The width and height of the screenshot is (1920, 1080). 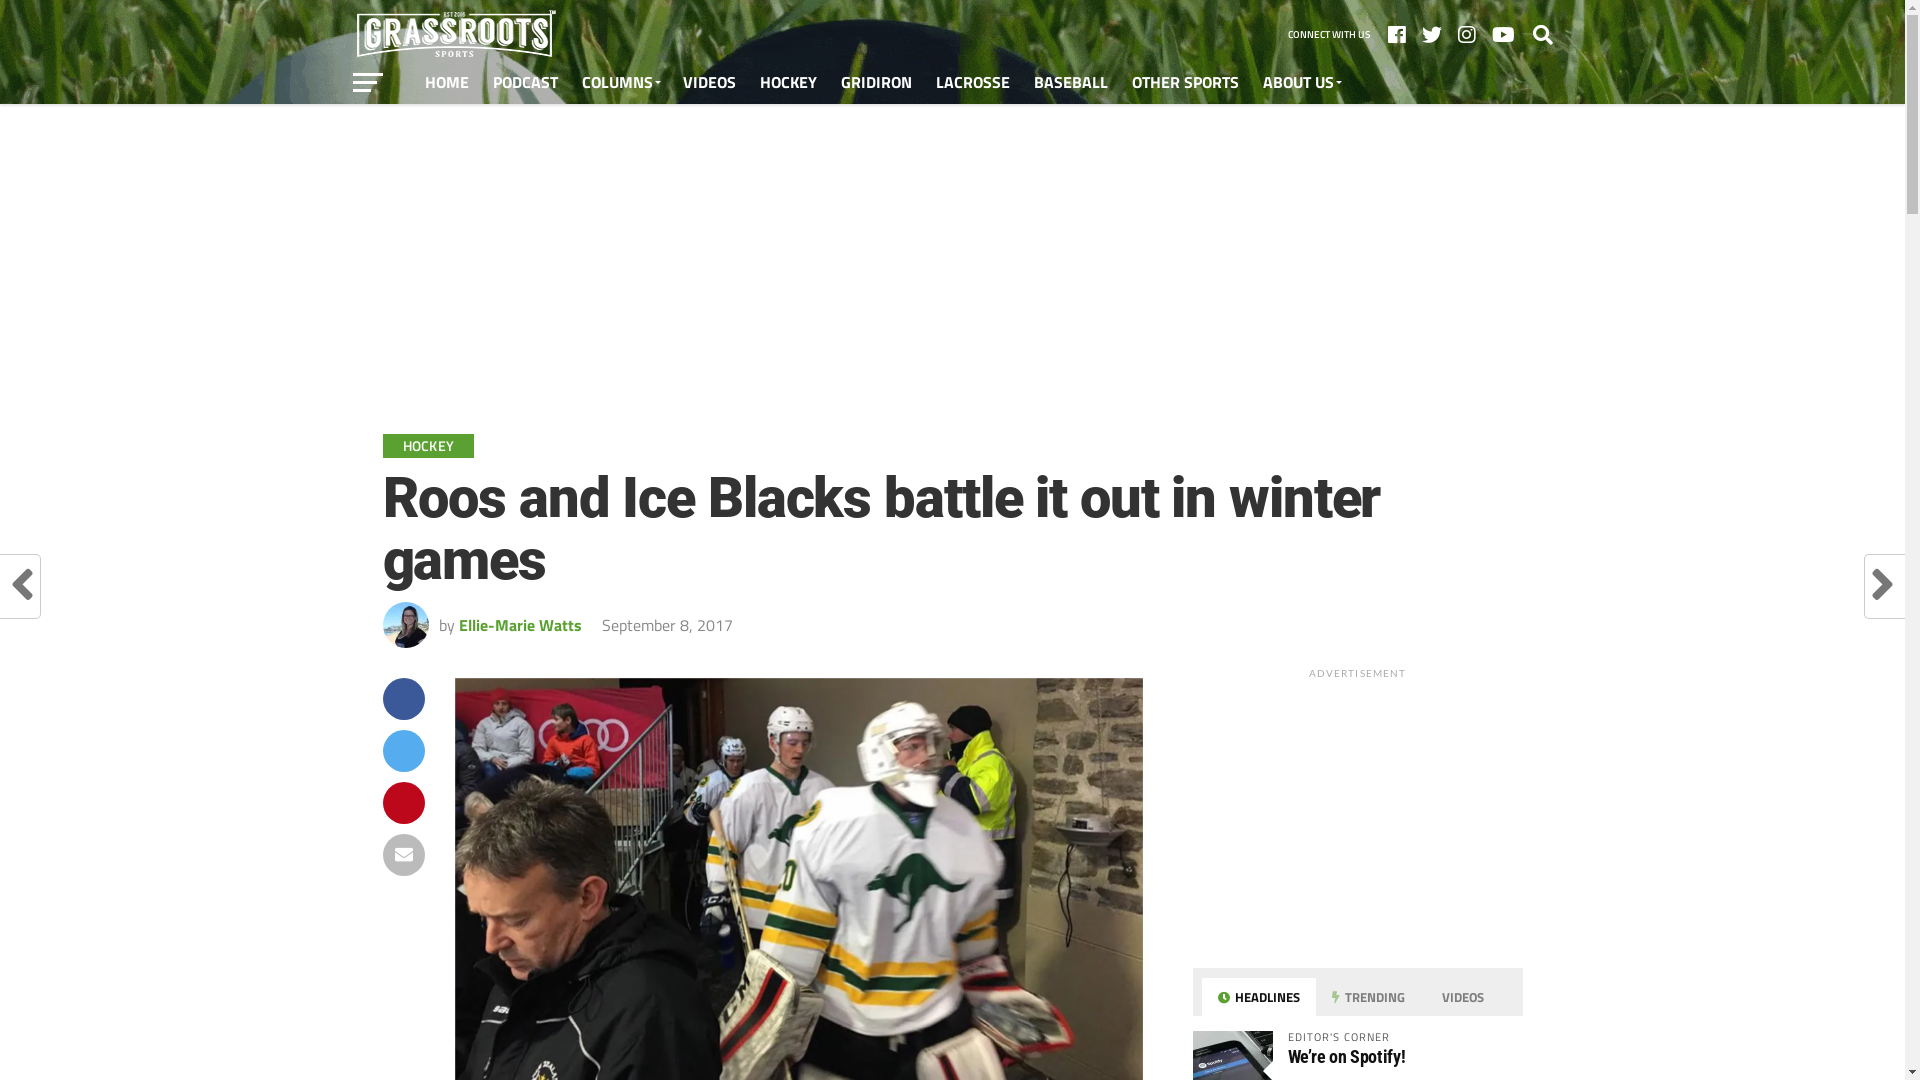 What do you see at coordinates (1185, 80) in the screenshot?
I see `'OTHER SPORTS'` at bounding box center [1185, 80].